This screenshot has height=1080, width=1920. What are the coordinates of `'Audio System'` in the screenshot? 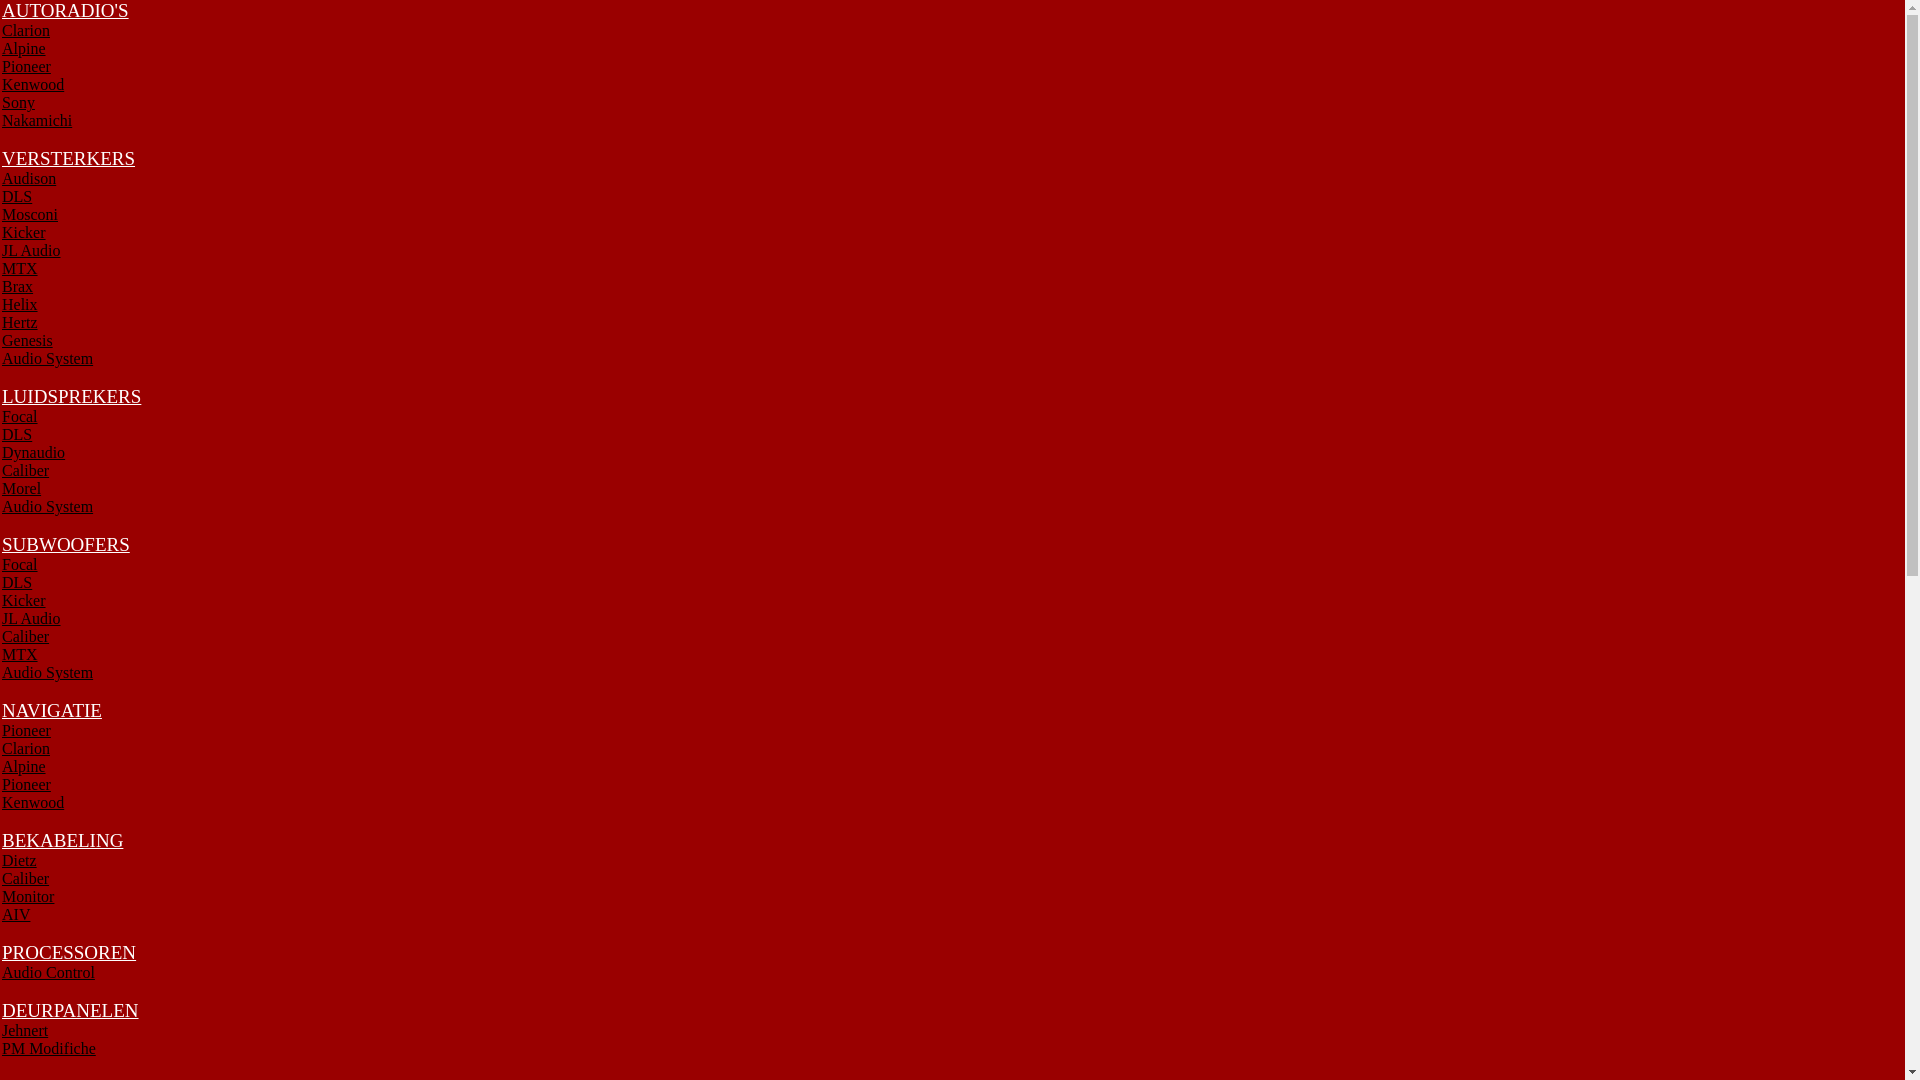 It's located at (1, 672).